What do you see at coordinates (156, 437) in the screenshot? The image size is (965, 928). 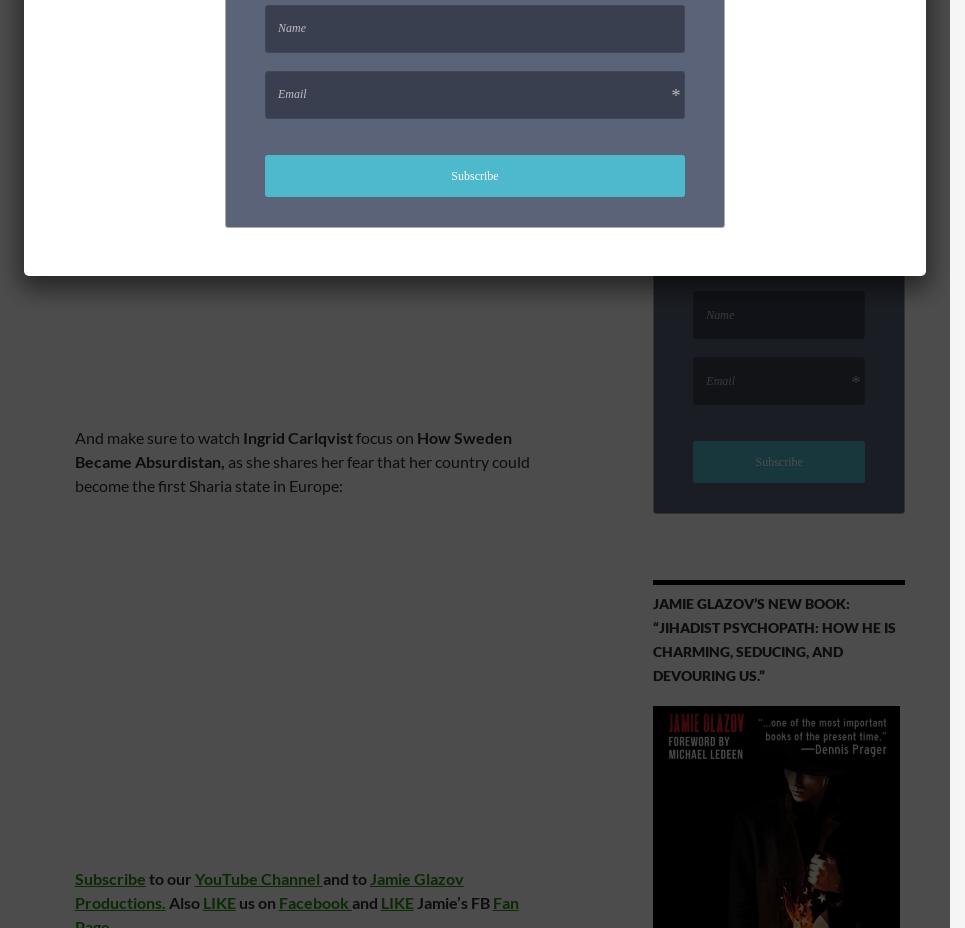 I see `'And make sure to watch'` at bounding box center [156, 437].